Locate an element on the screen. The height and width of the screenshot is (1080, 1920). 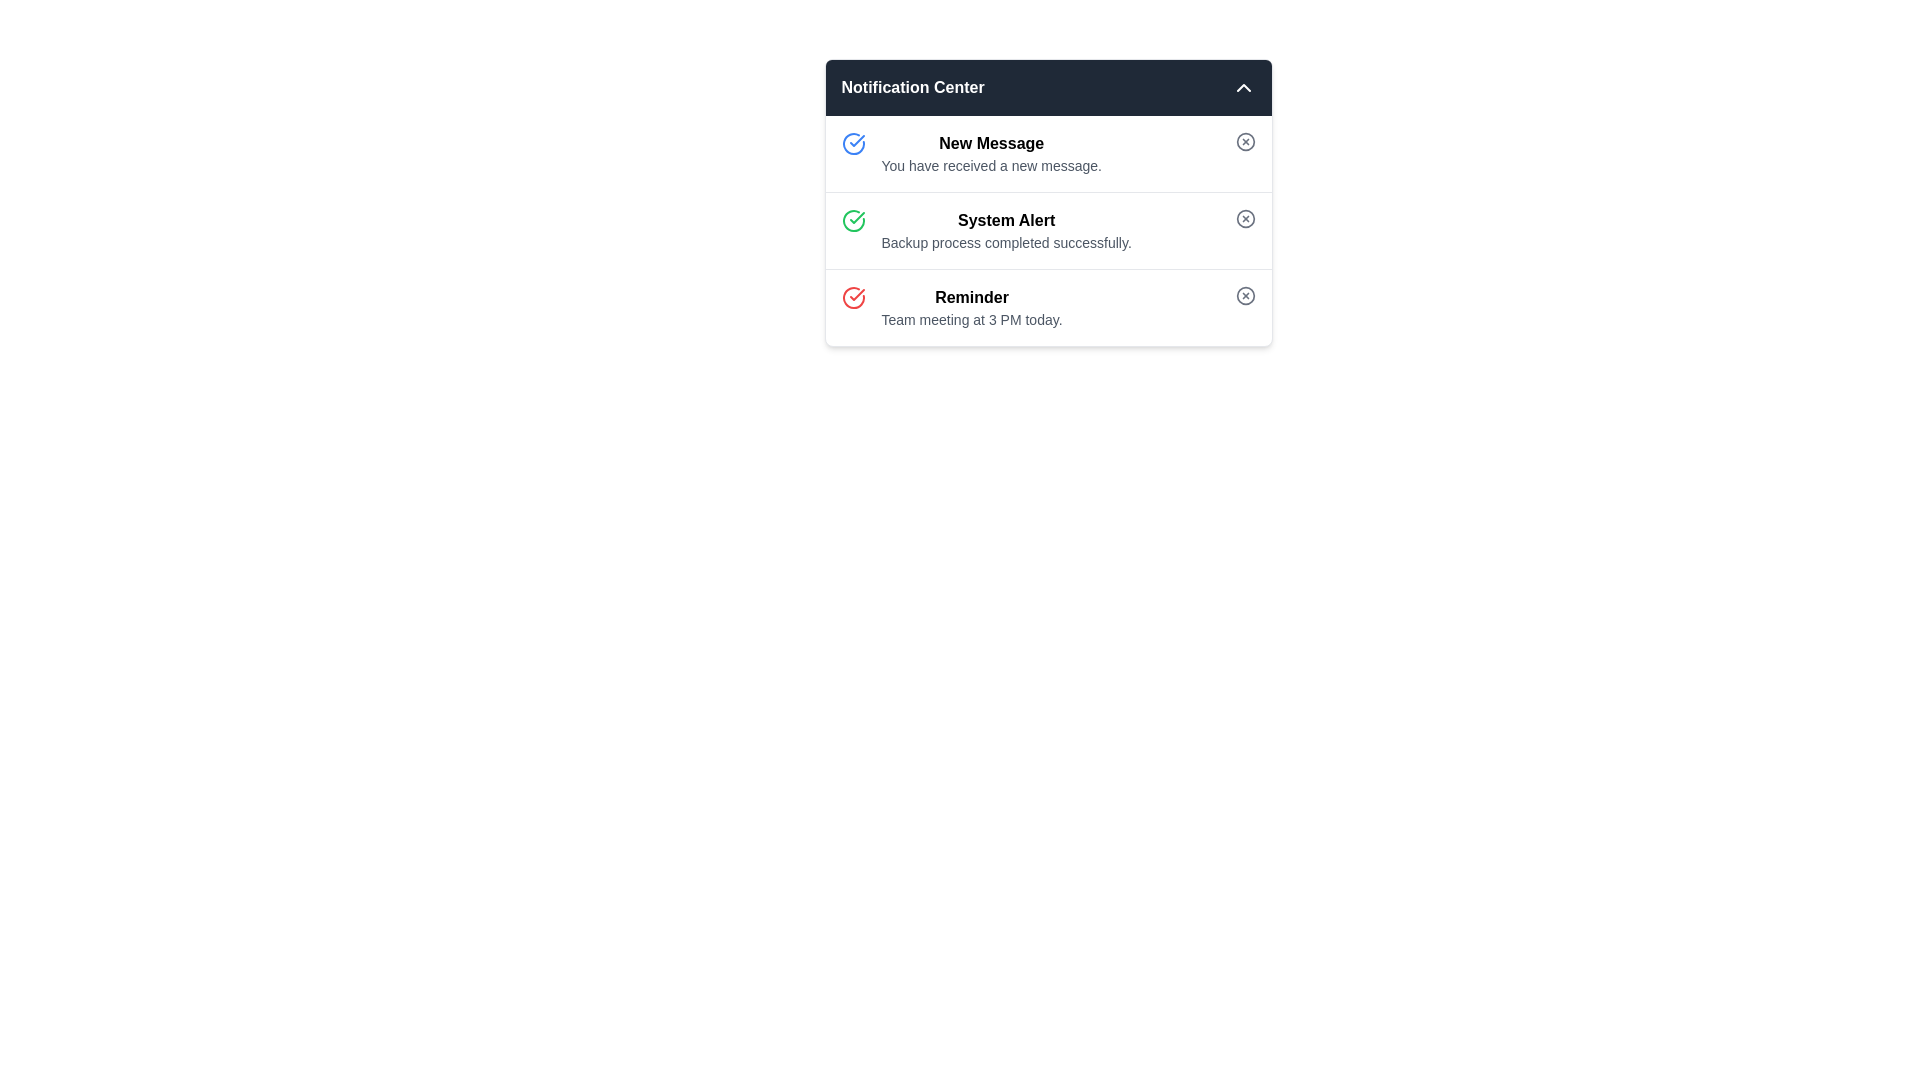
the bold black text 'Reminder' is located at coordinates (972, 297).